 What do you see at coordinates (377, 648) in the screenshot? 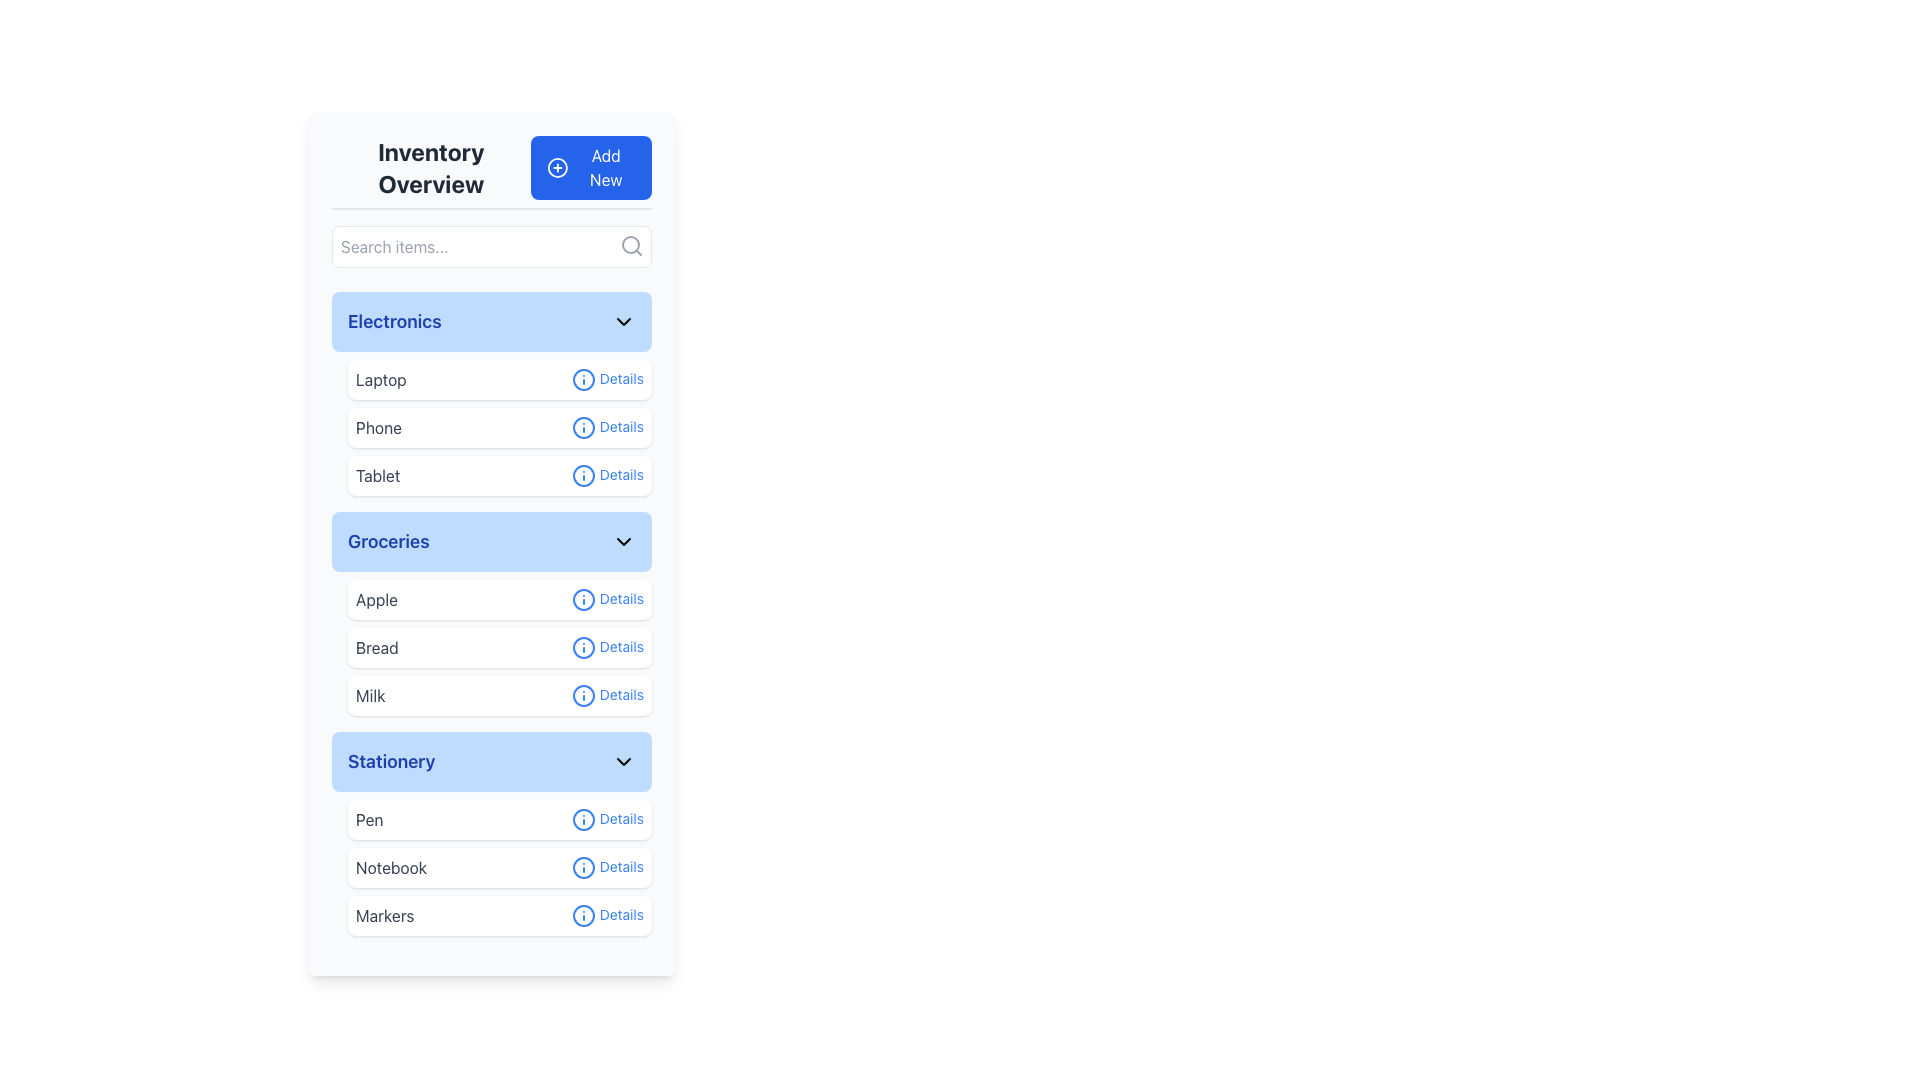
I see `the 'Bread' text label styled with gray color, which is the first text item under the 'Groceries' section of the interface` at bounding box center [377, 648].